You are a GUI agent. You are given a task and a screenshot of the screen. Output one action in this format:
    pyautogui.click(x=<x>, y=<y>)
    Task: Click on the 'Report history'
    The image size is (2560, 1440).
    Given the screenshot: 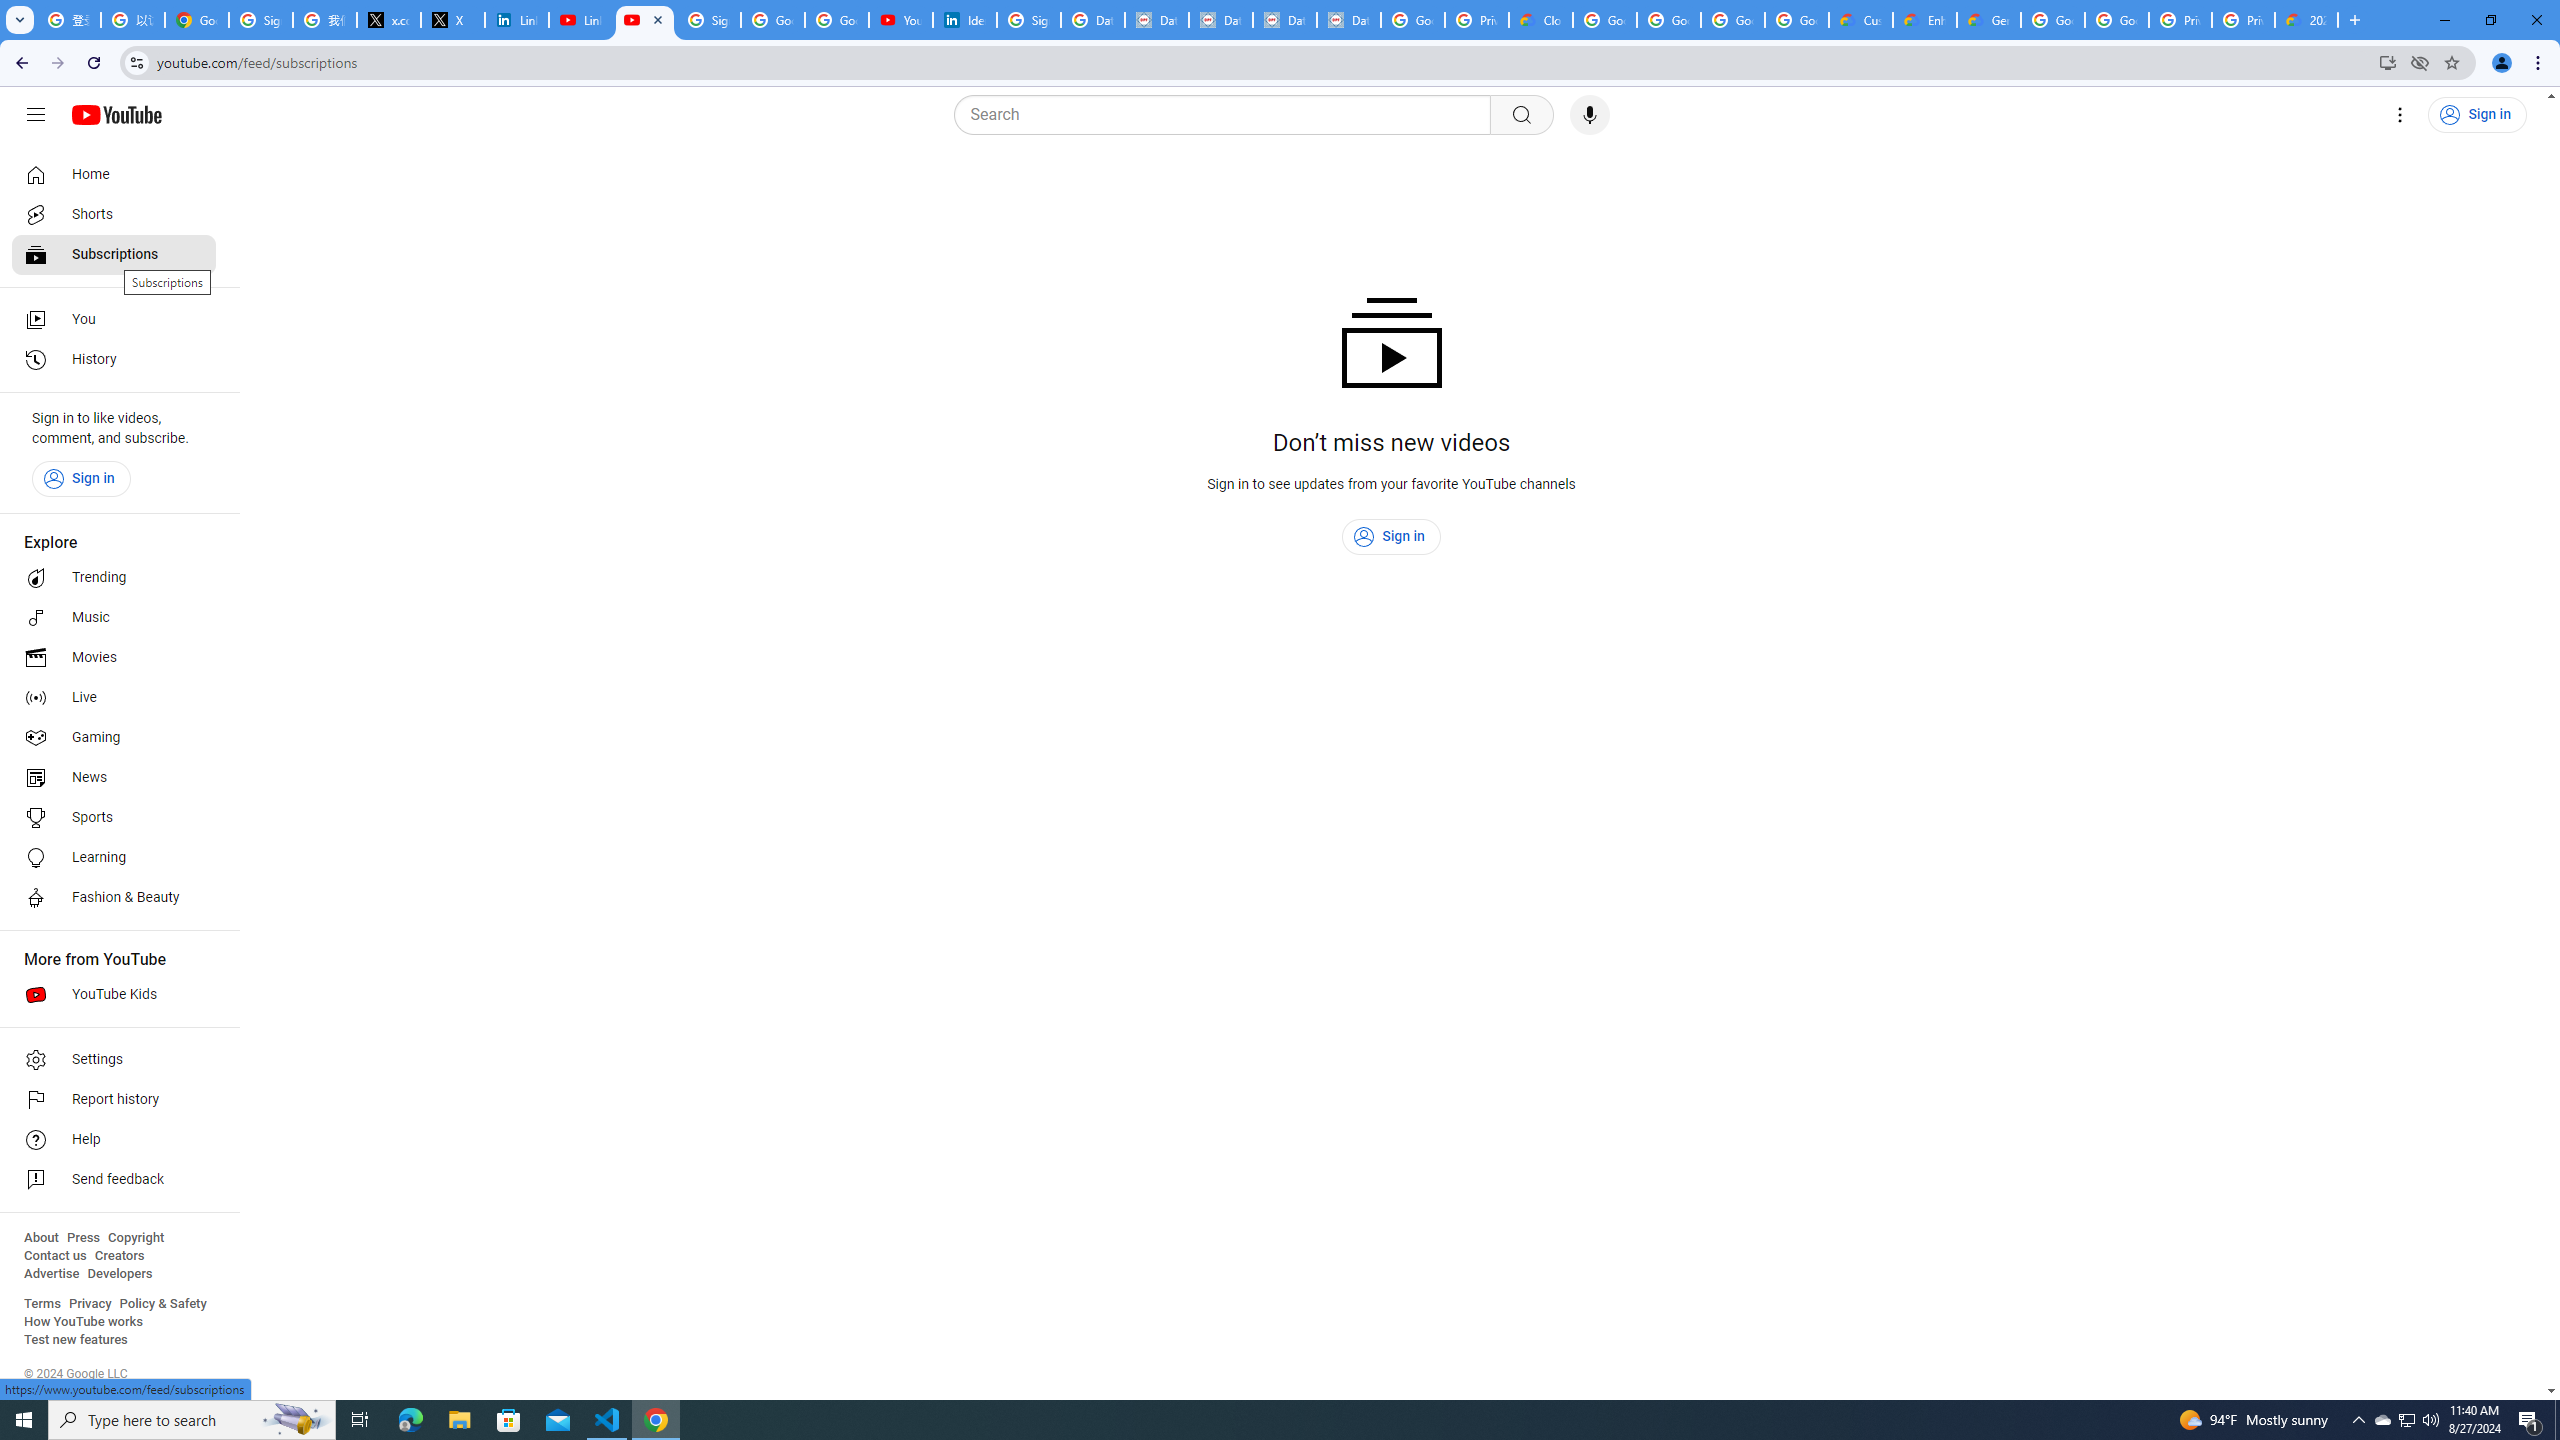 What is the action you would take?
    pyautogui.click(x=113, y=1099)
    